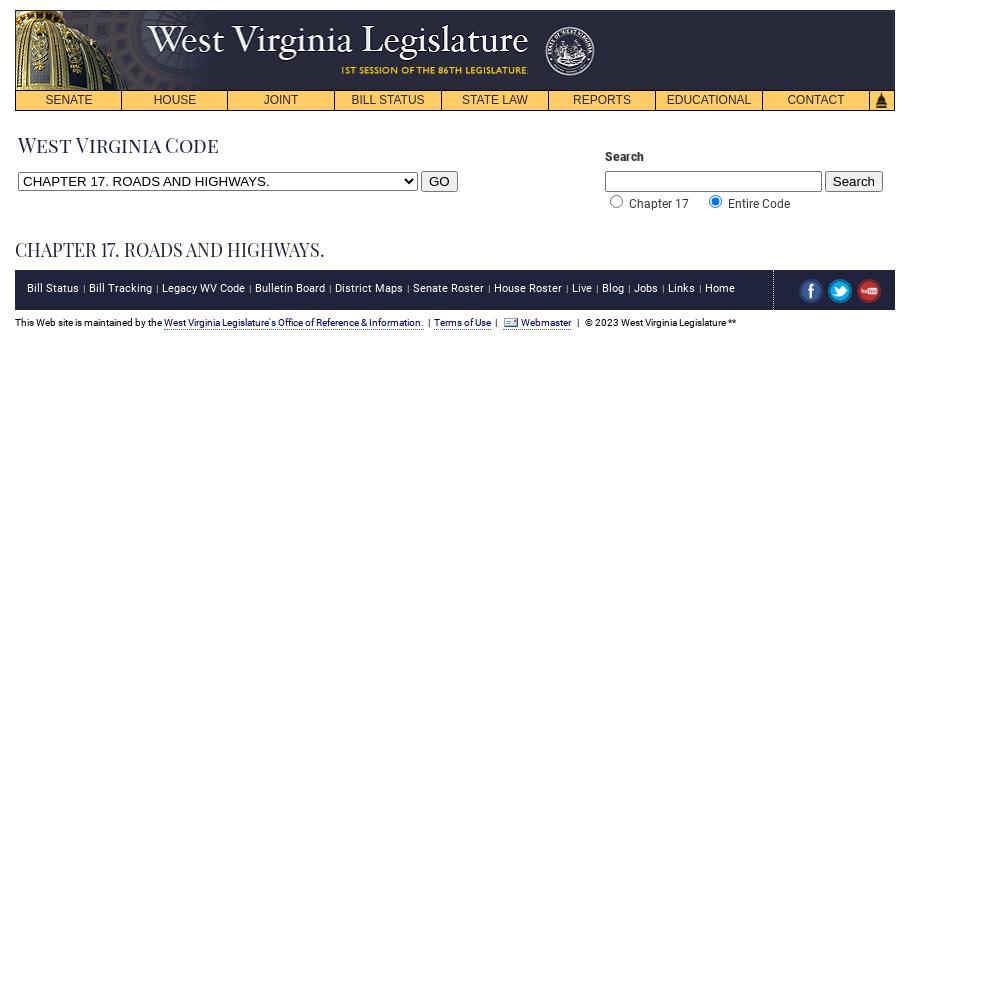 Image resolution: width=1000 pixels, height=1000 pixels. What do you see at coordinates (238, 173) in the screenshot?
I see `'JUDICIAL COMP. COMMISSION'` at bounding box center [238, 173].